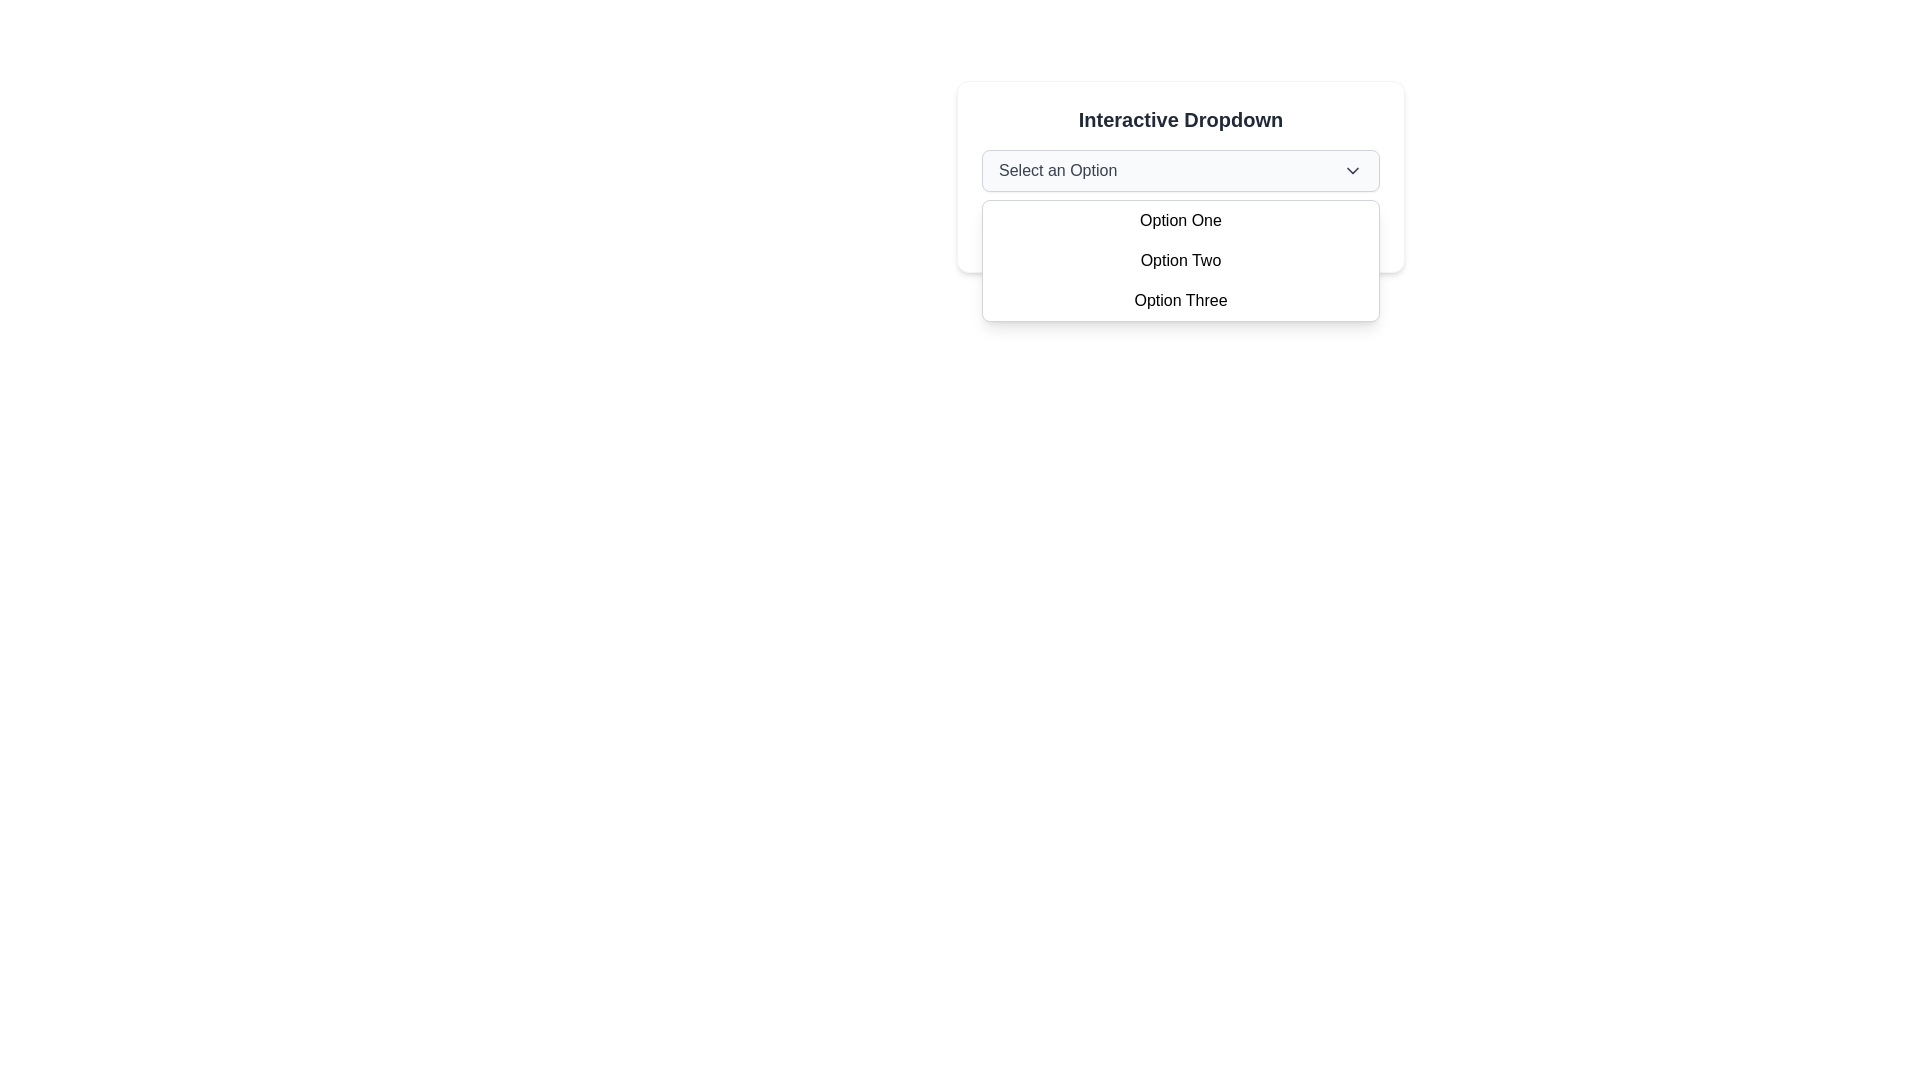 The image size is (1920, 1080). Describe the element at coordinates (1180, 260) in the screenshot. I see `one of the options in the lightweight dropdown menu located below the 'Select an Option' button, identified by its white background and three stacked options` at that location.